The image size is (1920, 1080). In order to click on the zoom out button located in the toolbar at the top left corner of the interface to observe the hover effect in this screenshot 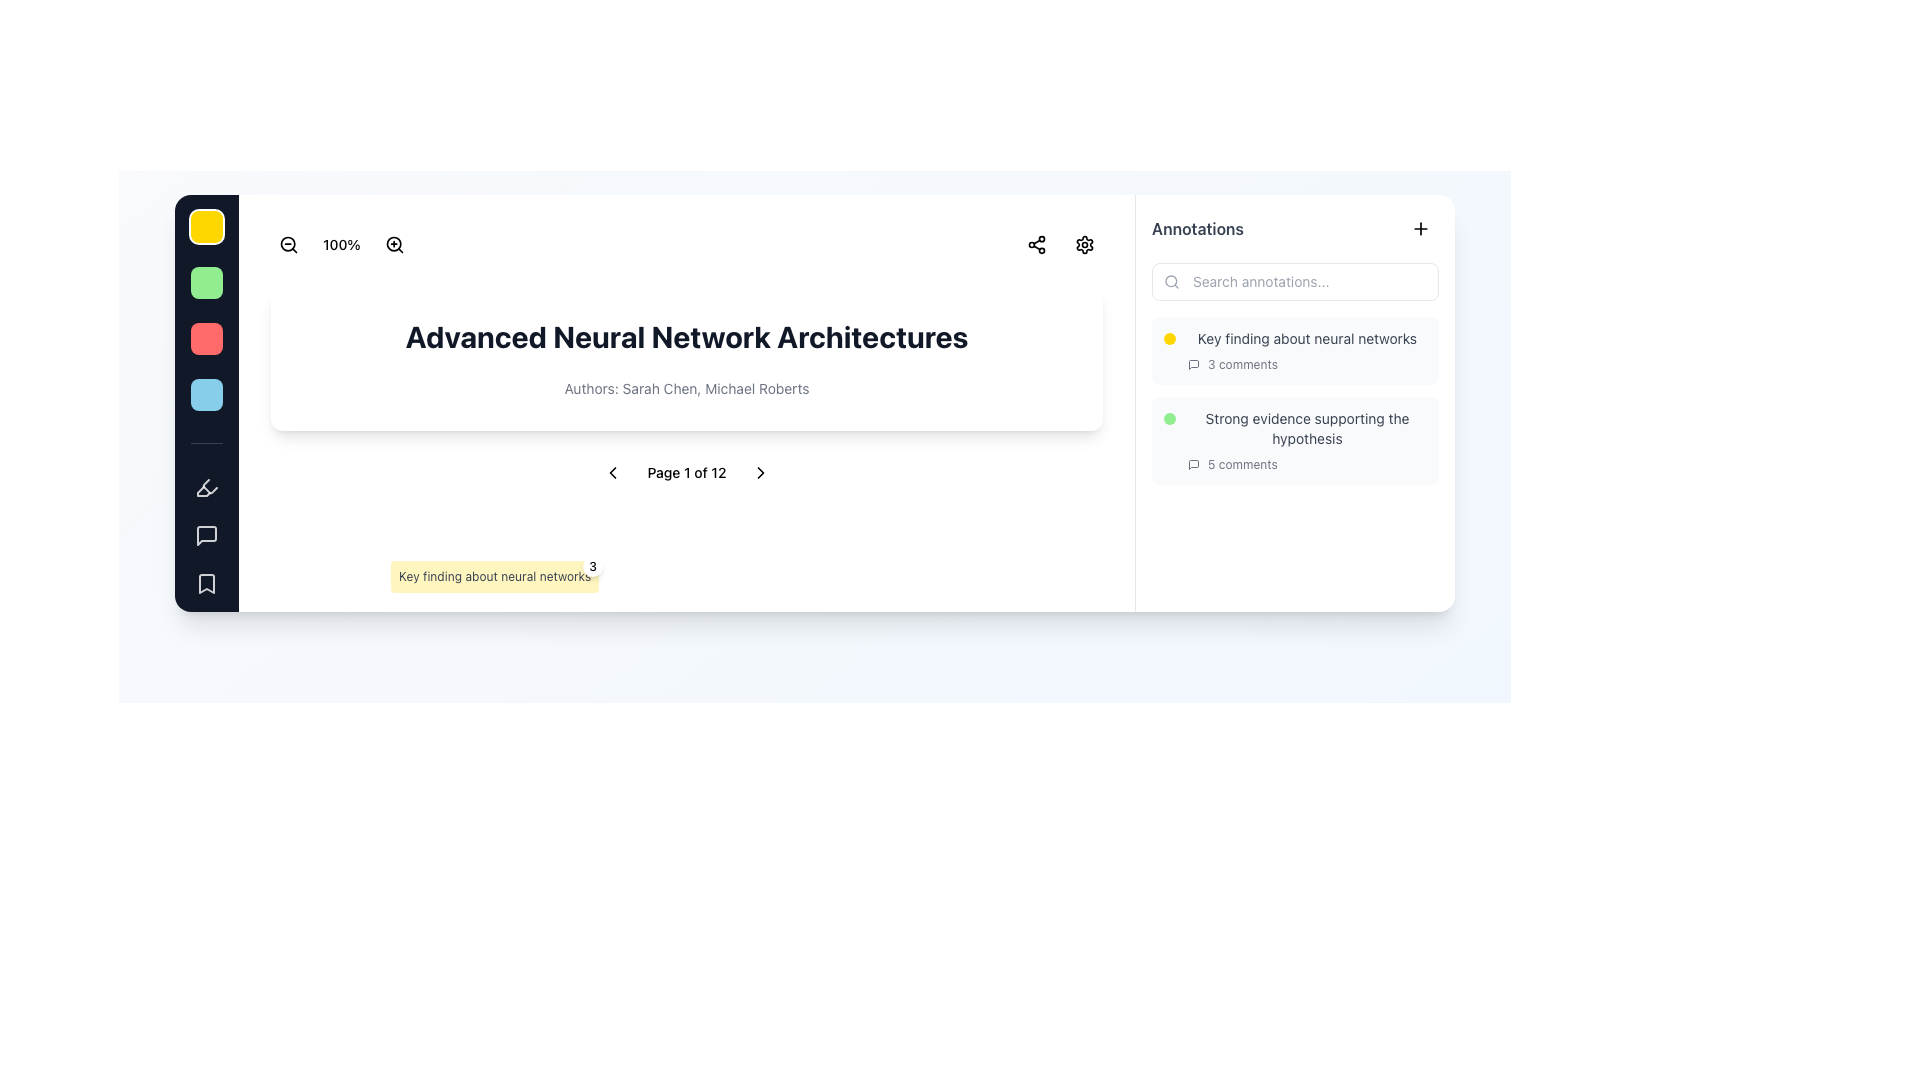, I will do `click(287, 244)`.